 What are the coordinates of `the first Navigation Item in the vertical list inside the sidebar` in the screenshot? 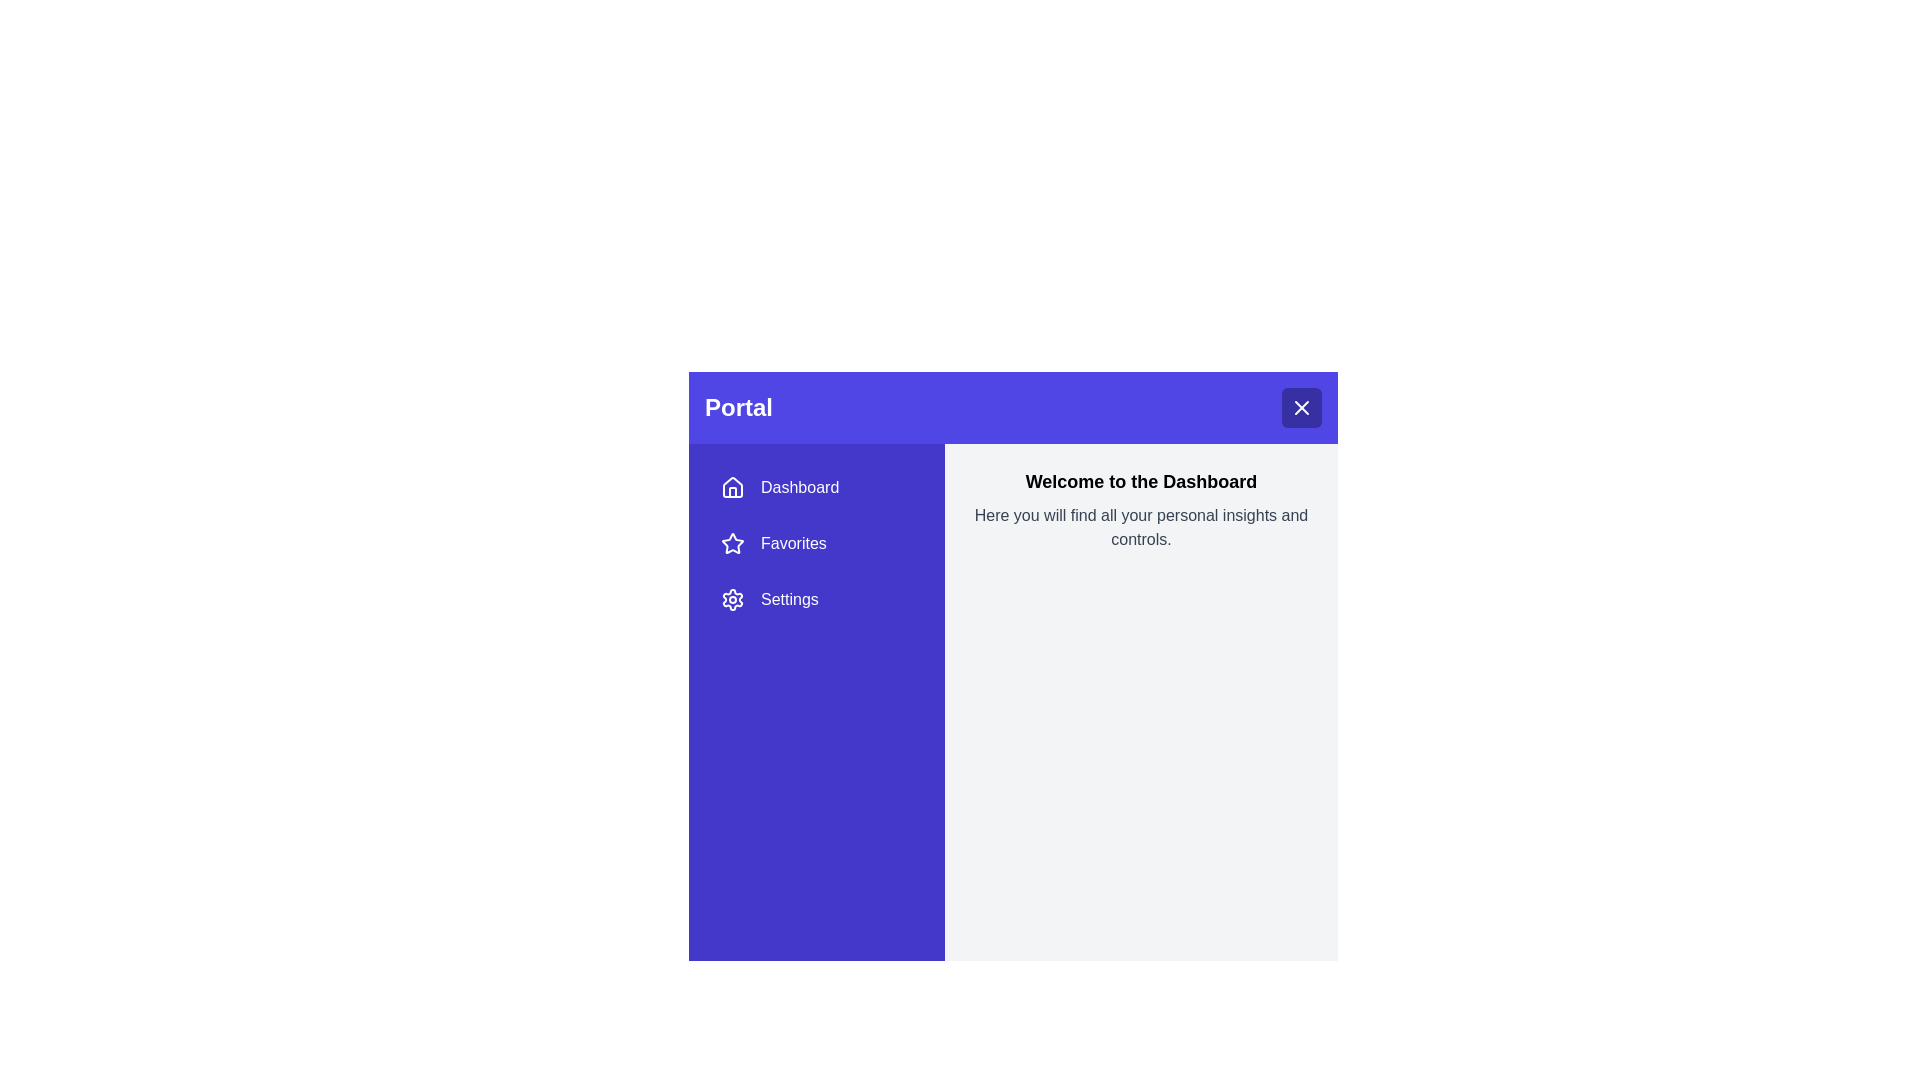 It's located at (816, 488).